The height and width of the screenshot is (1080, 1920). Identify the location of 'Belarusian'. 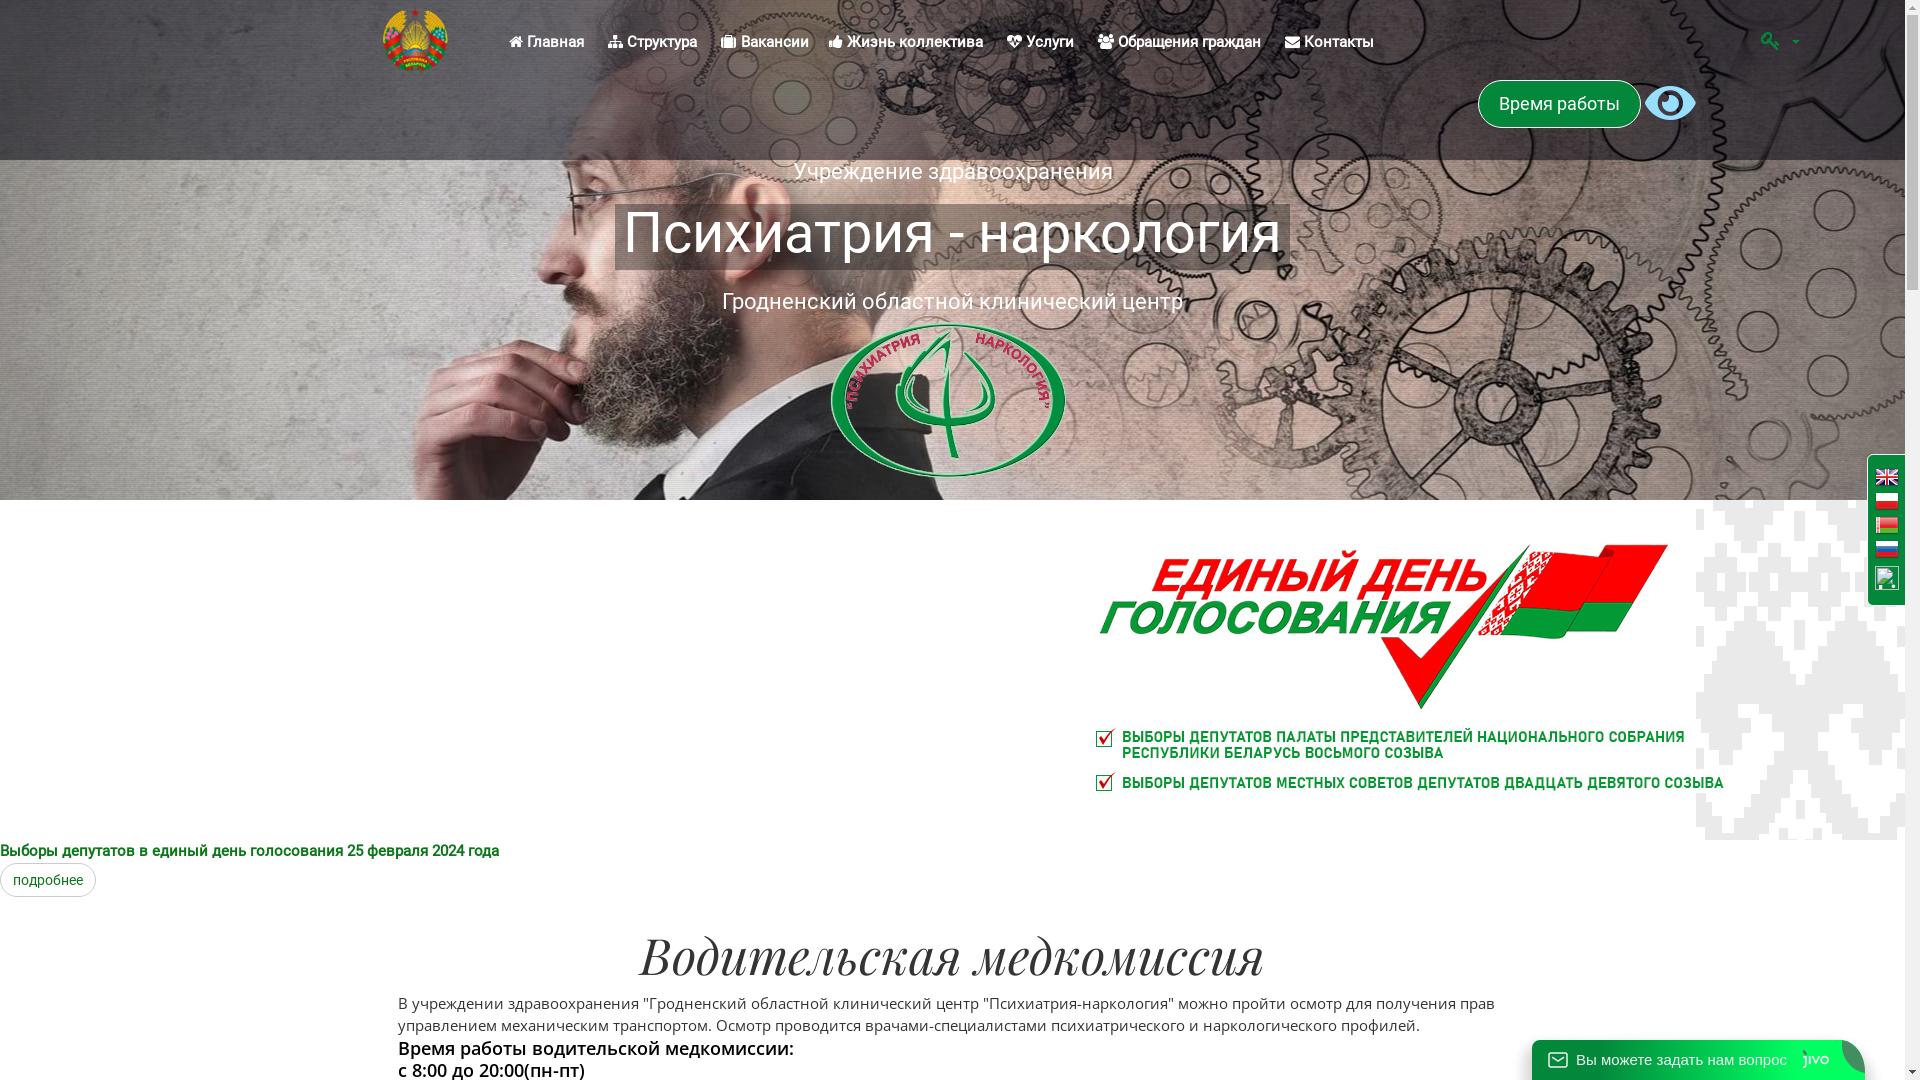
(1885, 527).